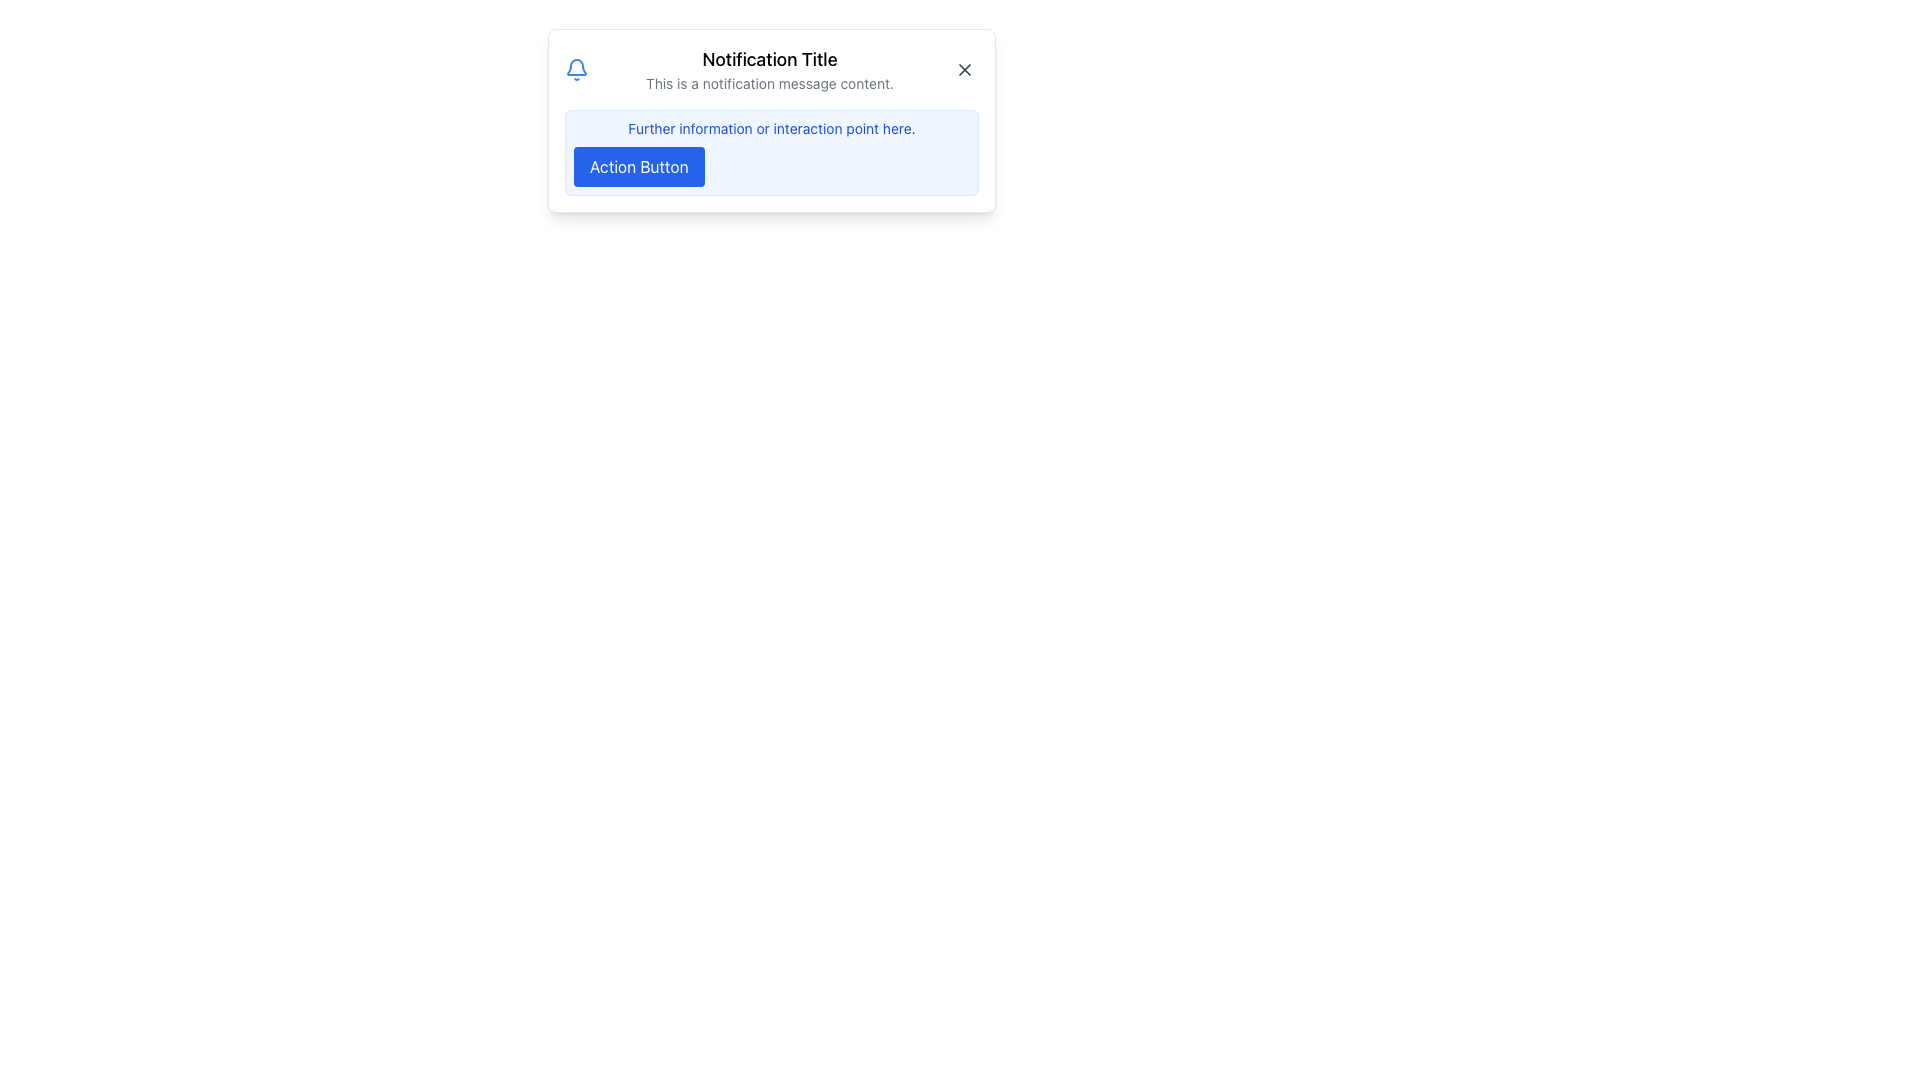 The width and height of the screenshot is (1920, 1080). I want to click on the bell icon that signifies notifications, located to the left of 'Notification Title' and 'This is a notification message content.', so click(575, 68).